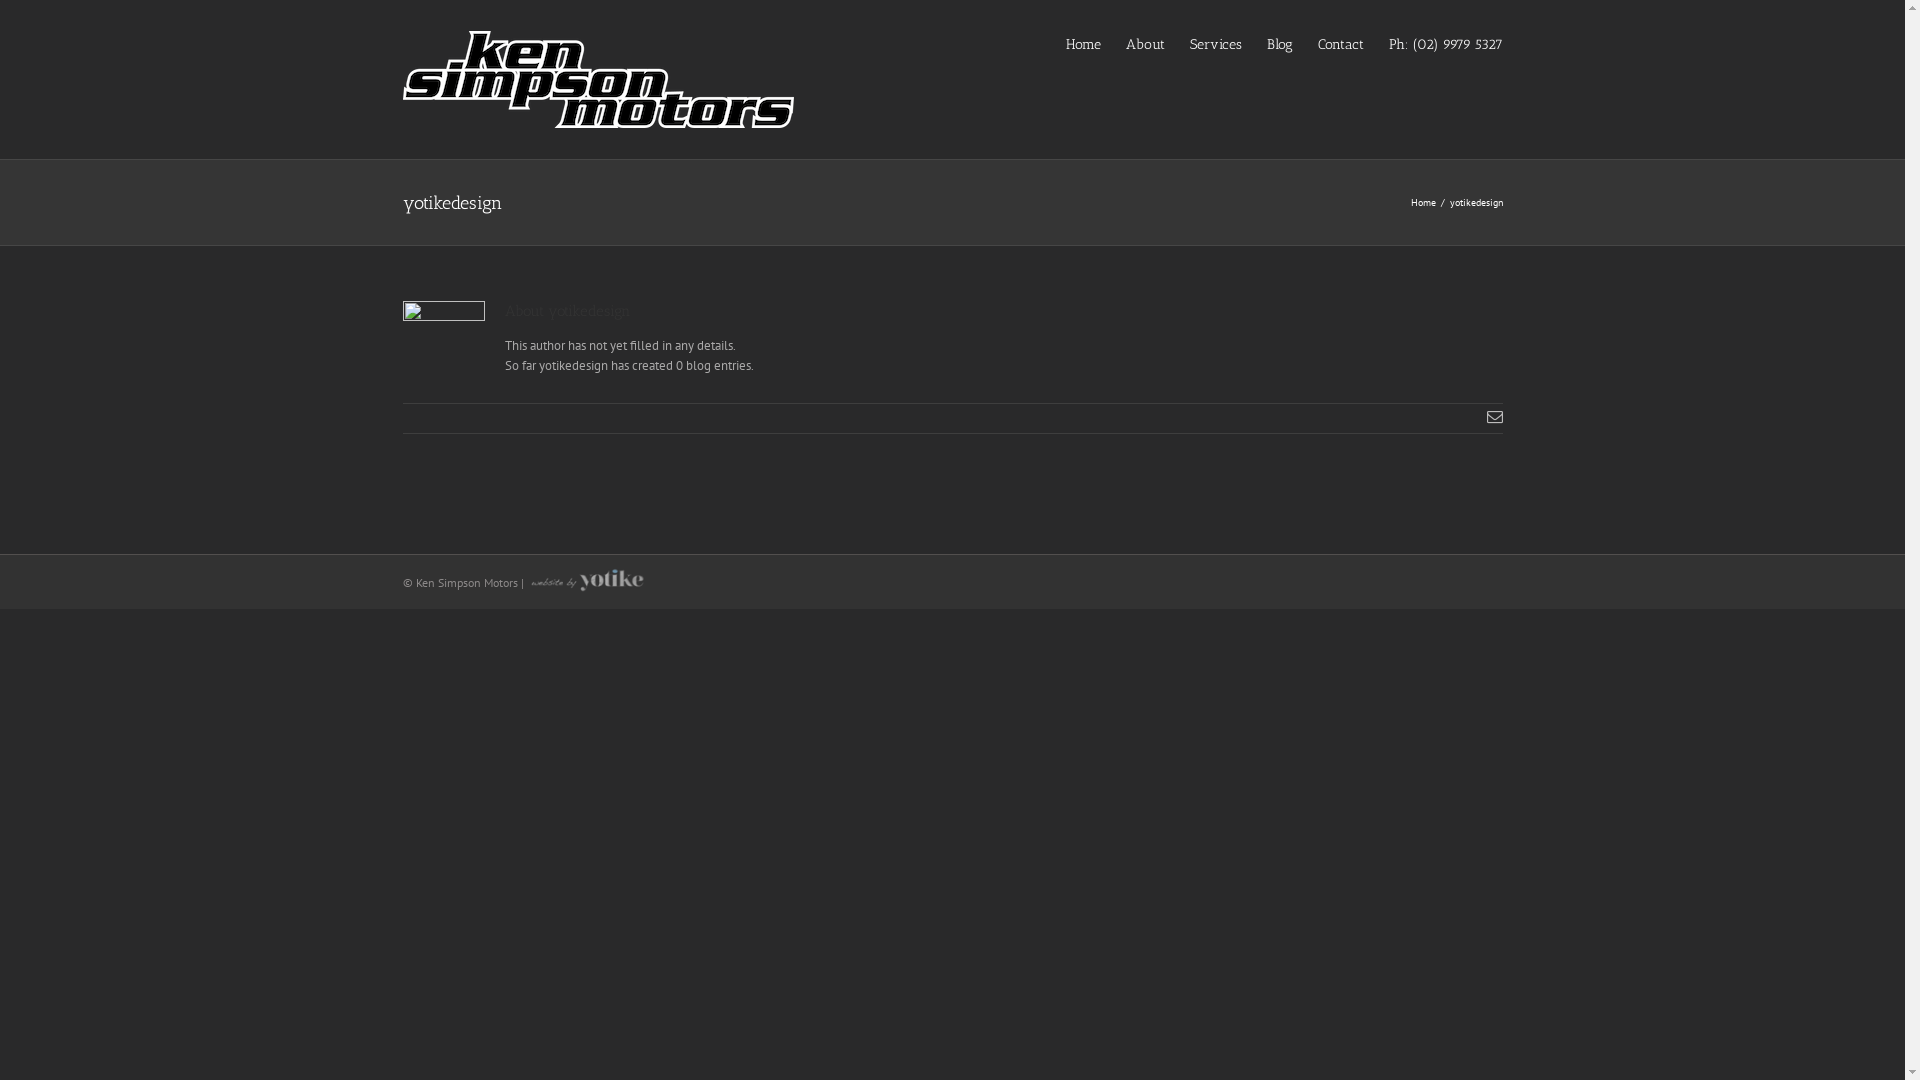  Describe the element at coordinates (1340, 42) in the screenshot. I see `'Contact'` at that location.